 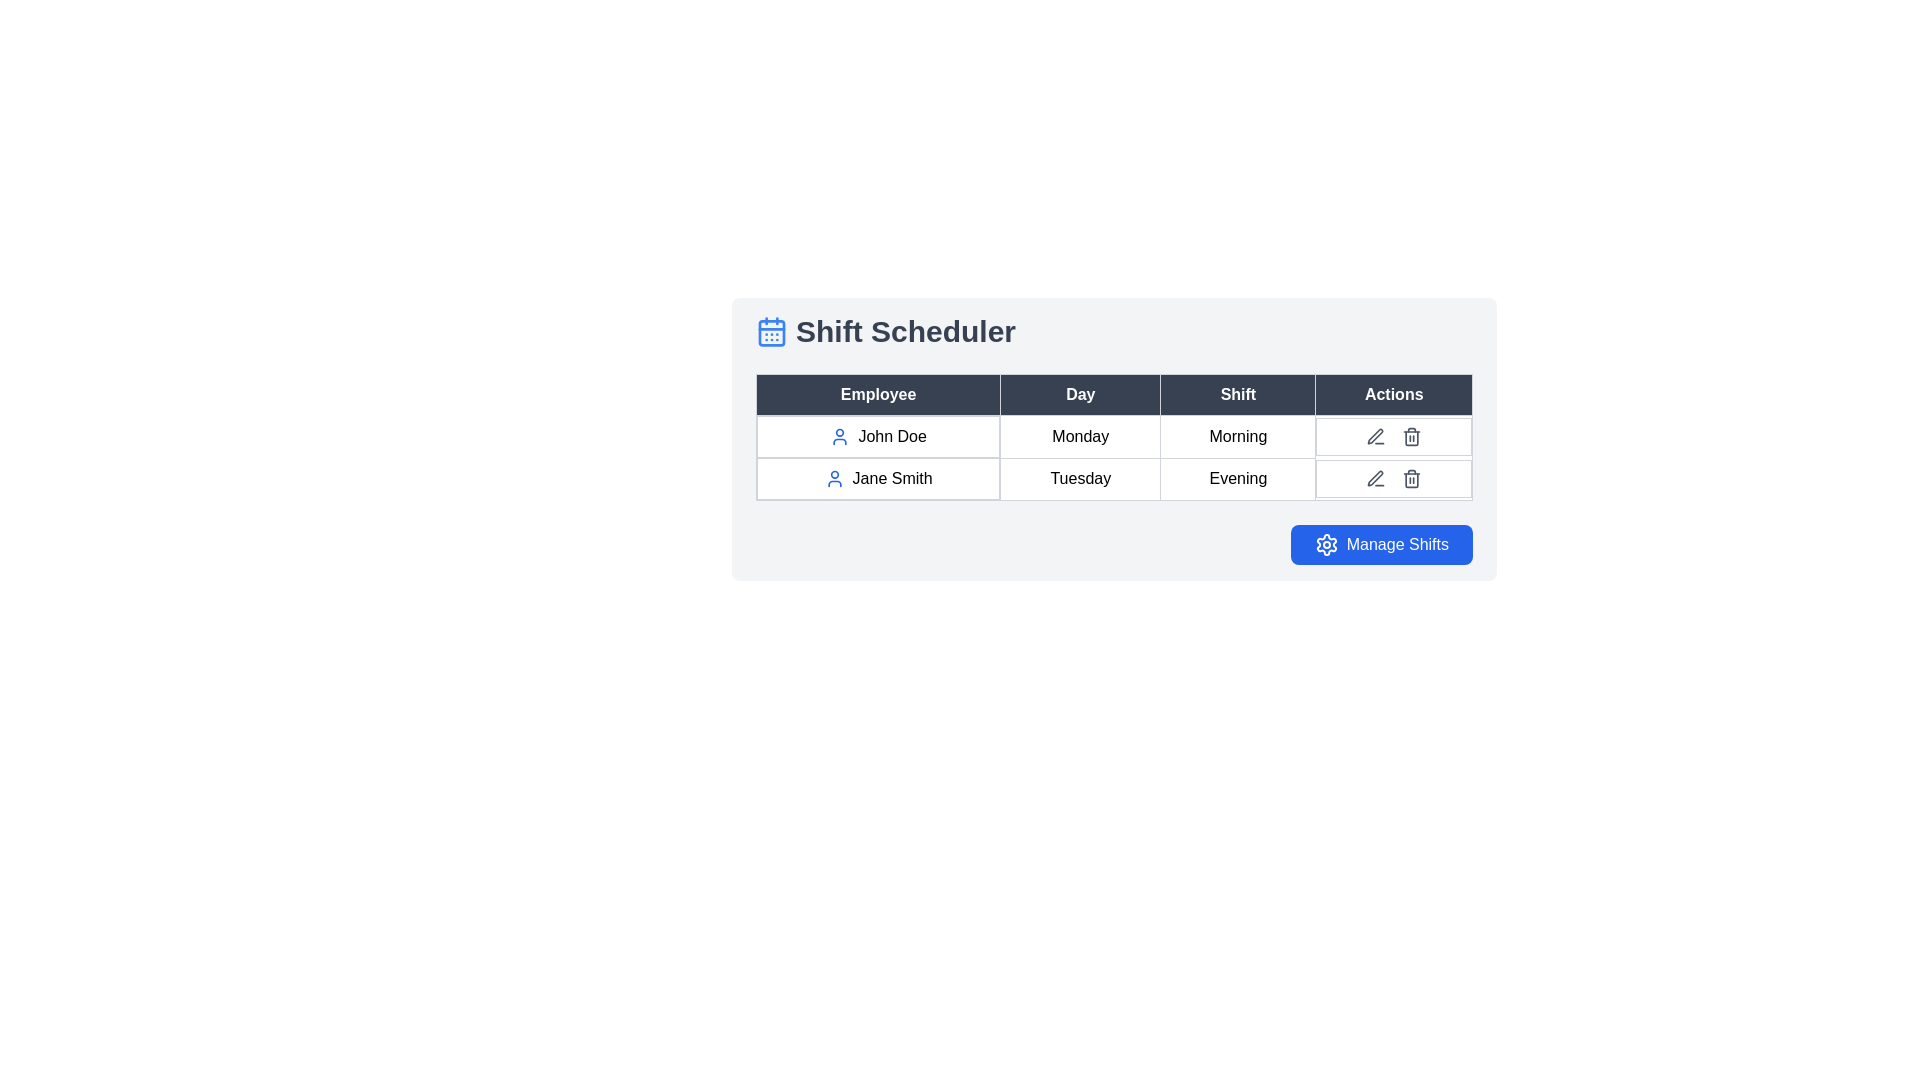 I want to click on the icon representing 'John Doe' located in the first row of the employee table, positioned to the left of the 'John Doe' text, so click(x=840, y=435).